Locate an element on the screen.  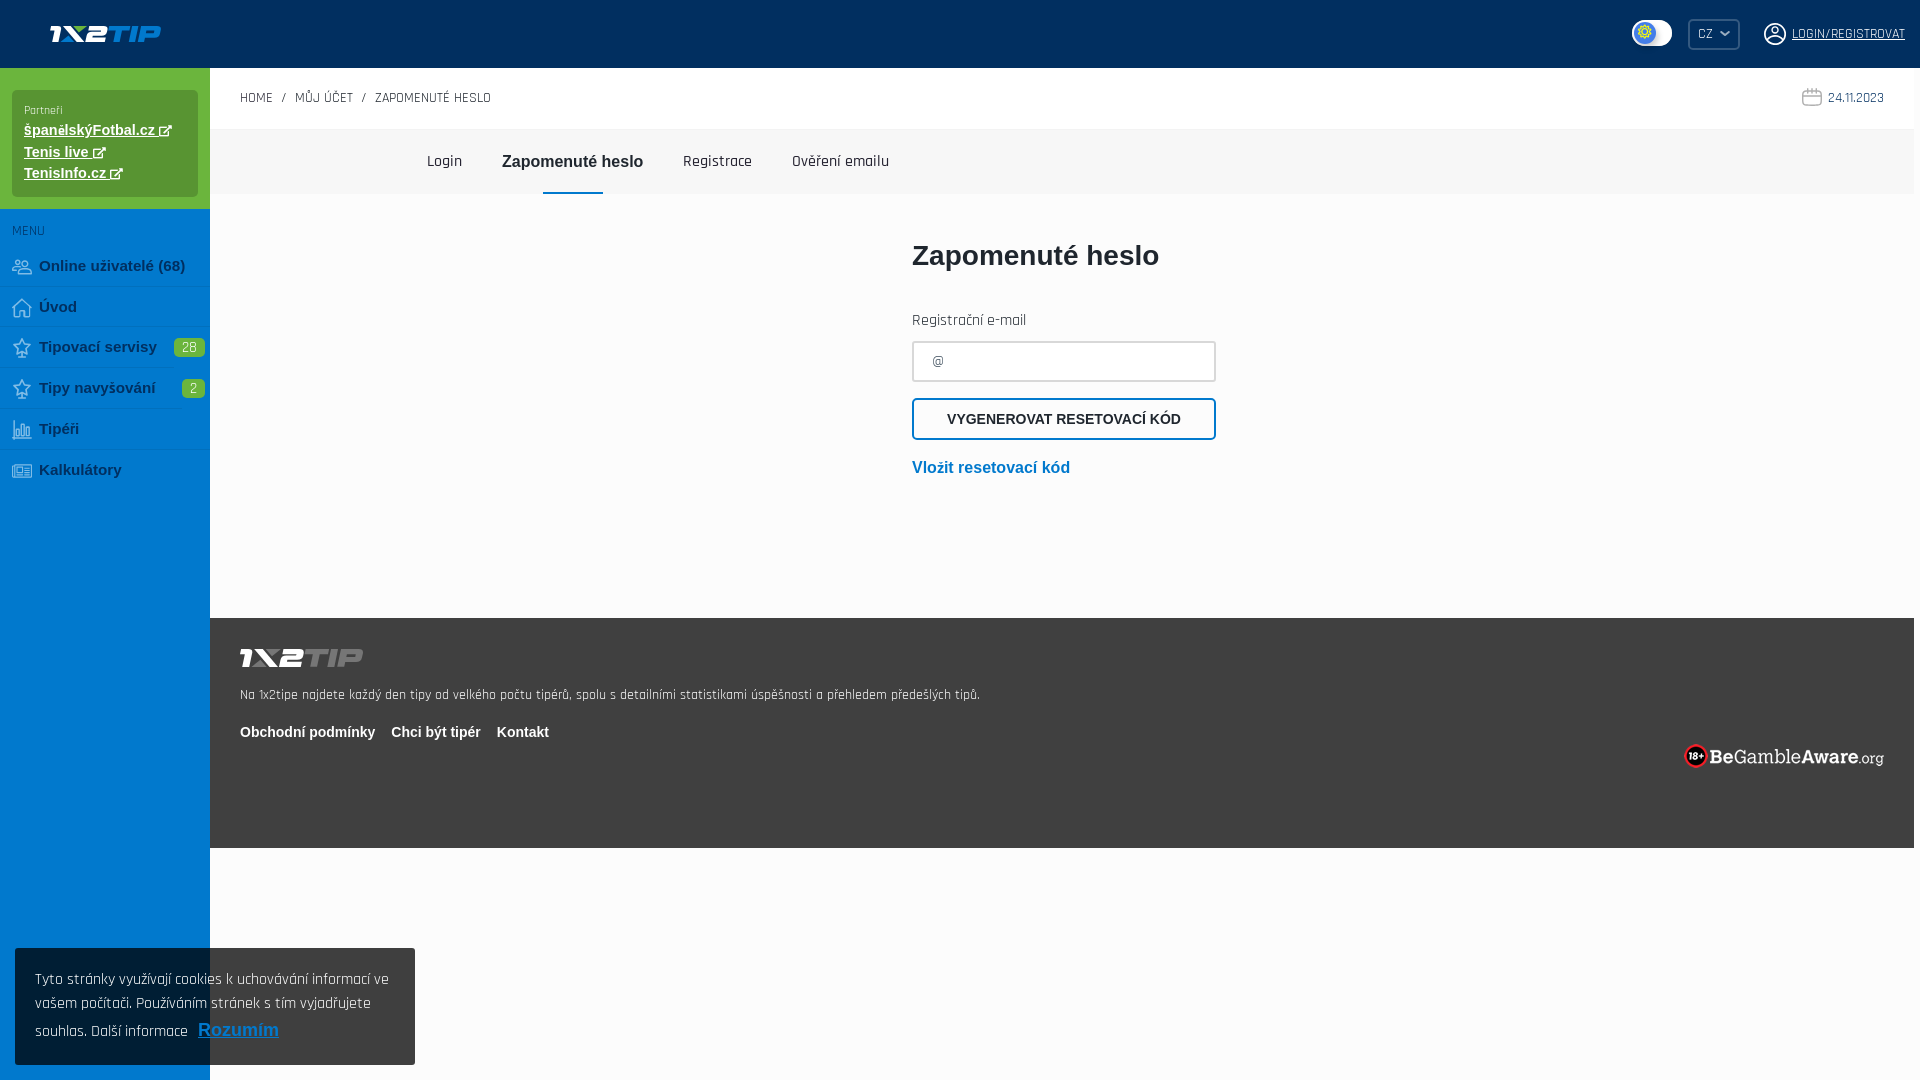
'REGISTROVAT' is located at coordinates (1866, 34).